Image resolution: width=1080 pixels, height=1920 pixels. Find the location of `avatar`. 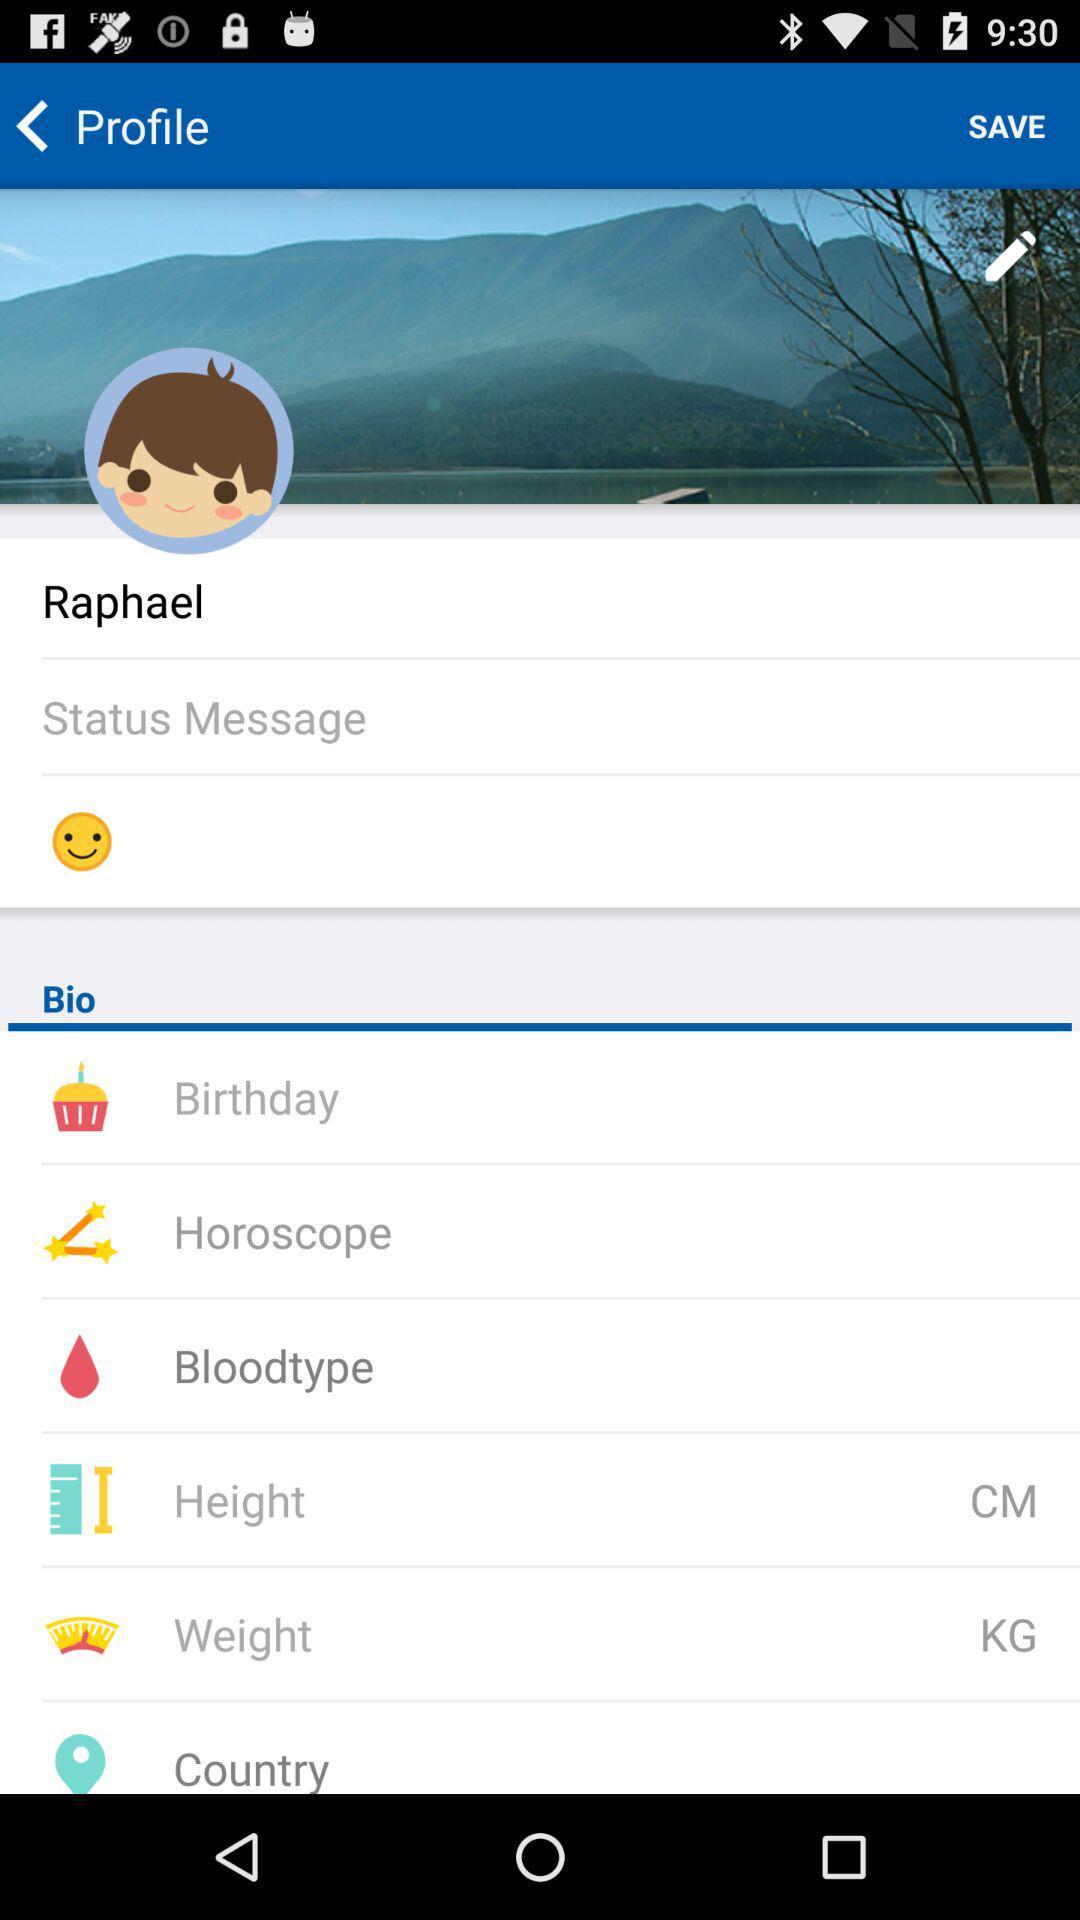

avatar is located at coordinates (189, 450).